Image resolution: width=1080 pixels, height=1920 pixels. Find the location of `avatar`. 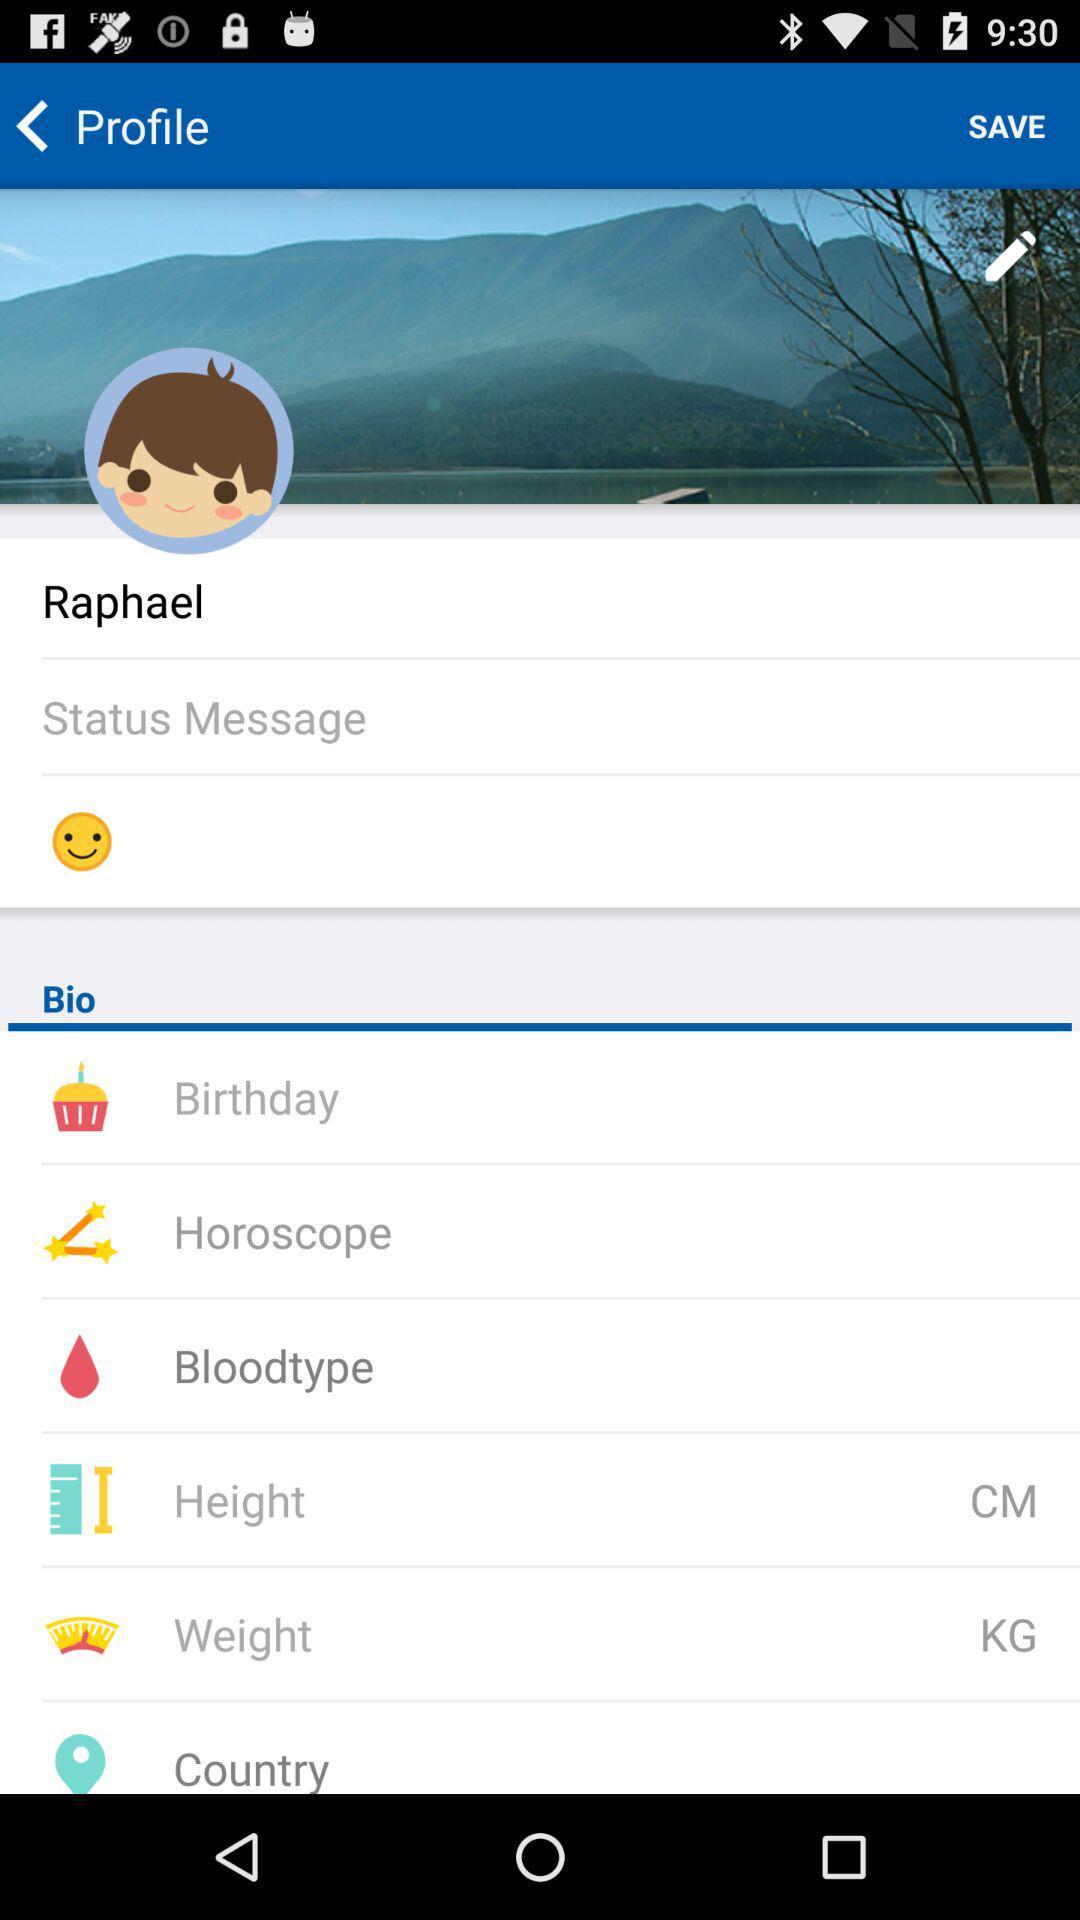

avatar is located at coordinates (189, 450).